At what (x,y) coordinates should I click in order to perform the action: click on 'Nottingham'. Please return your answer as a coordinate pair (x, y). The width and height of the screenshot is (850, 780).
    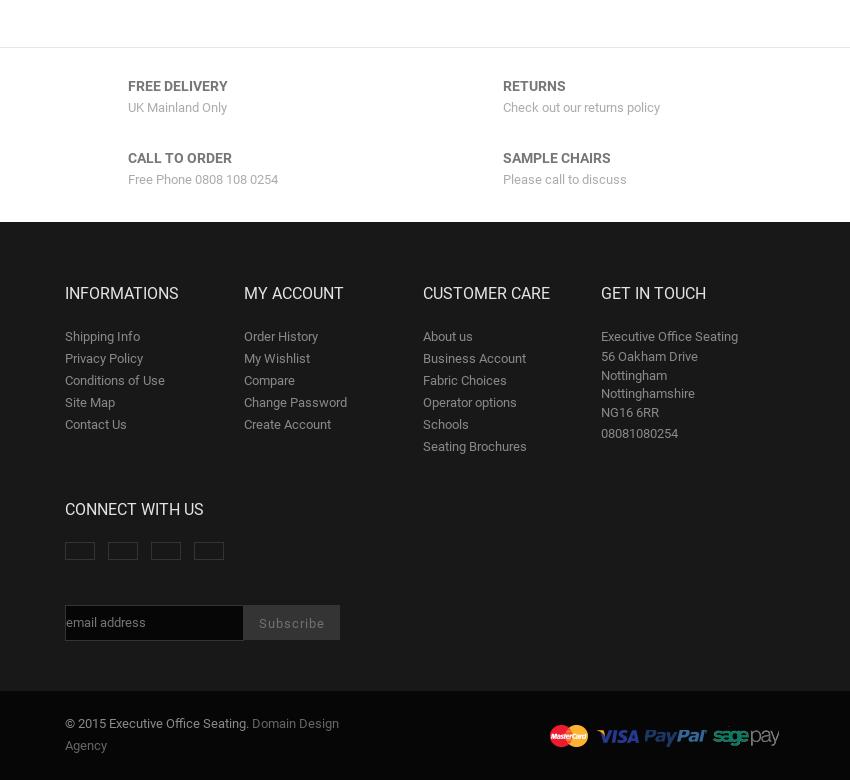
    Looking at the image, I should click on (633, 373).